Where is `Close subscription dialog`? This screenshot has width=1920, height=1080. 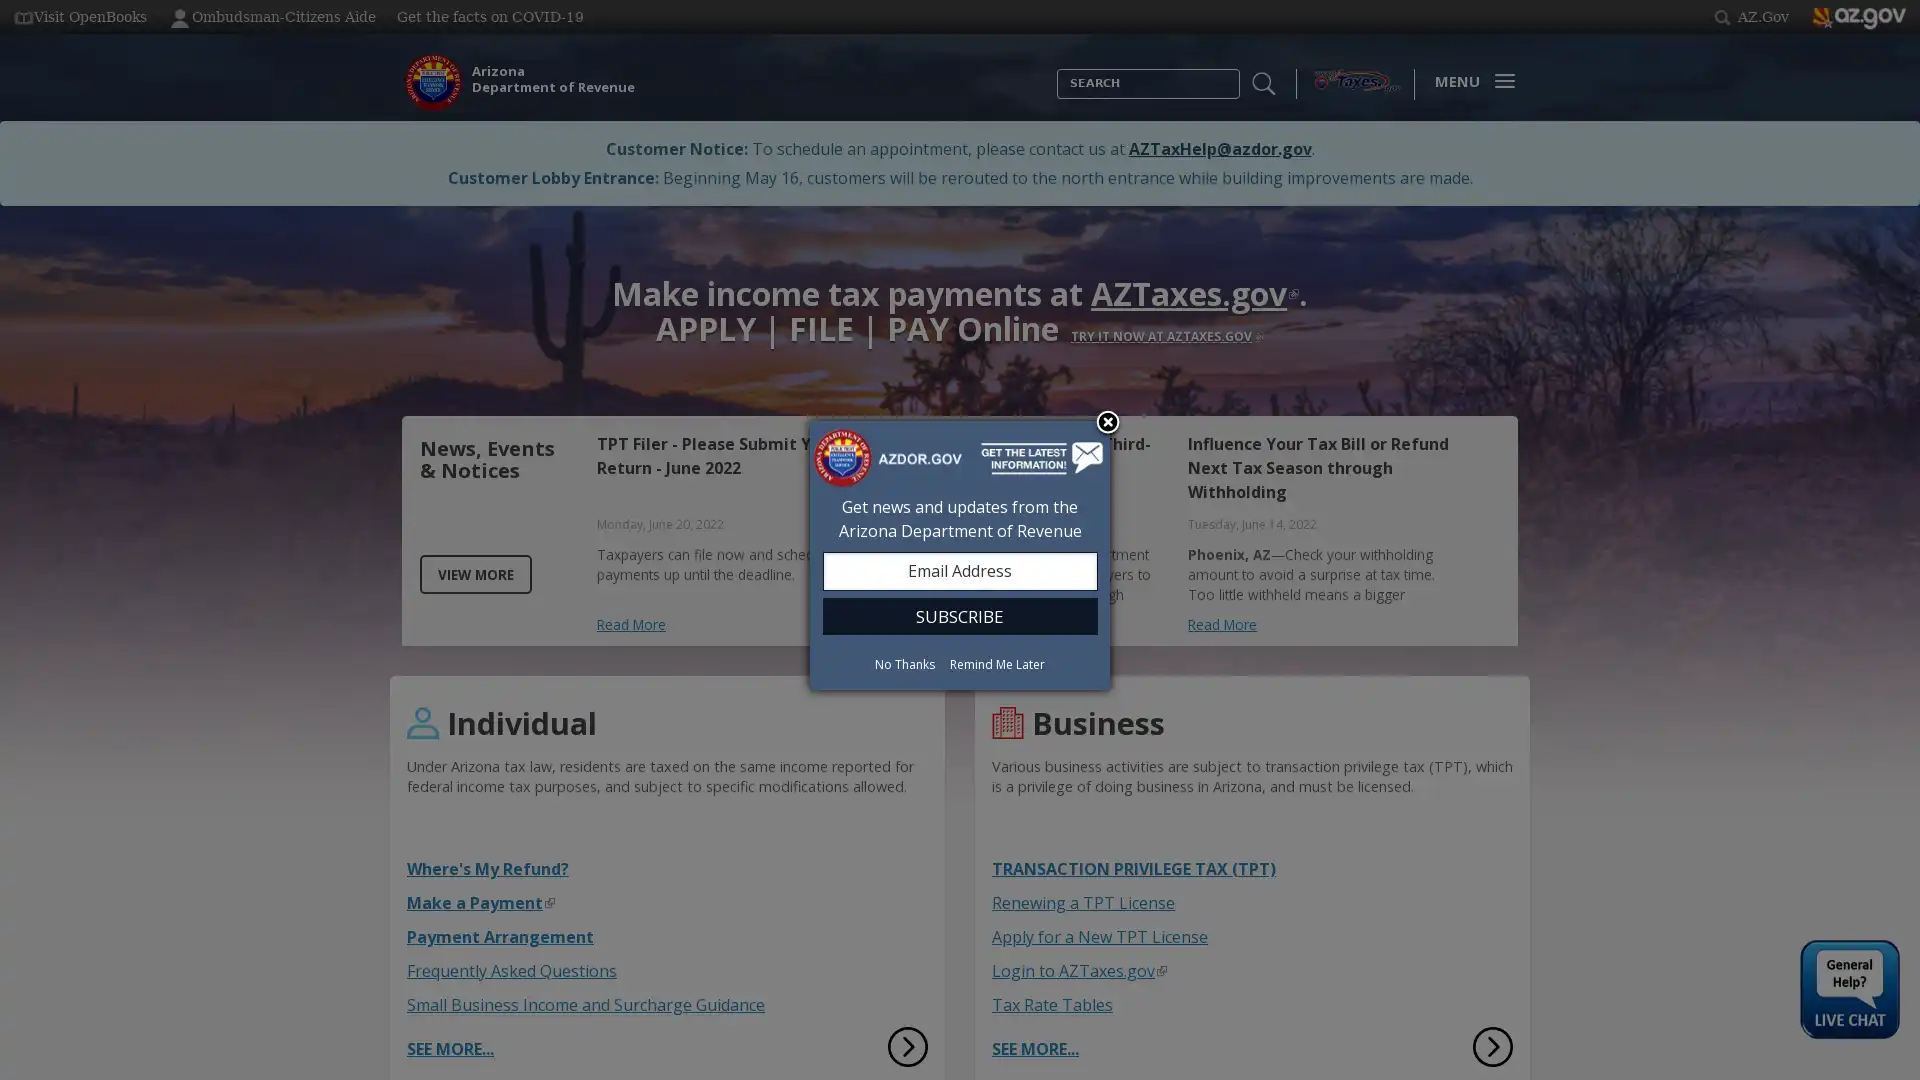
Close subscription dialog is located at coordinates (1106, 422).